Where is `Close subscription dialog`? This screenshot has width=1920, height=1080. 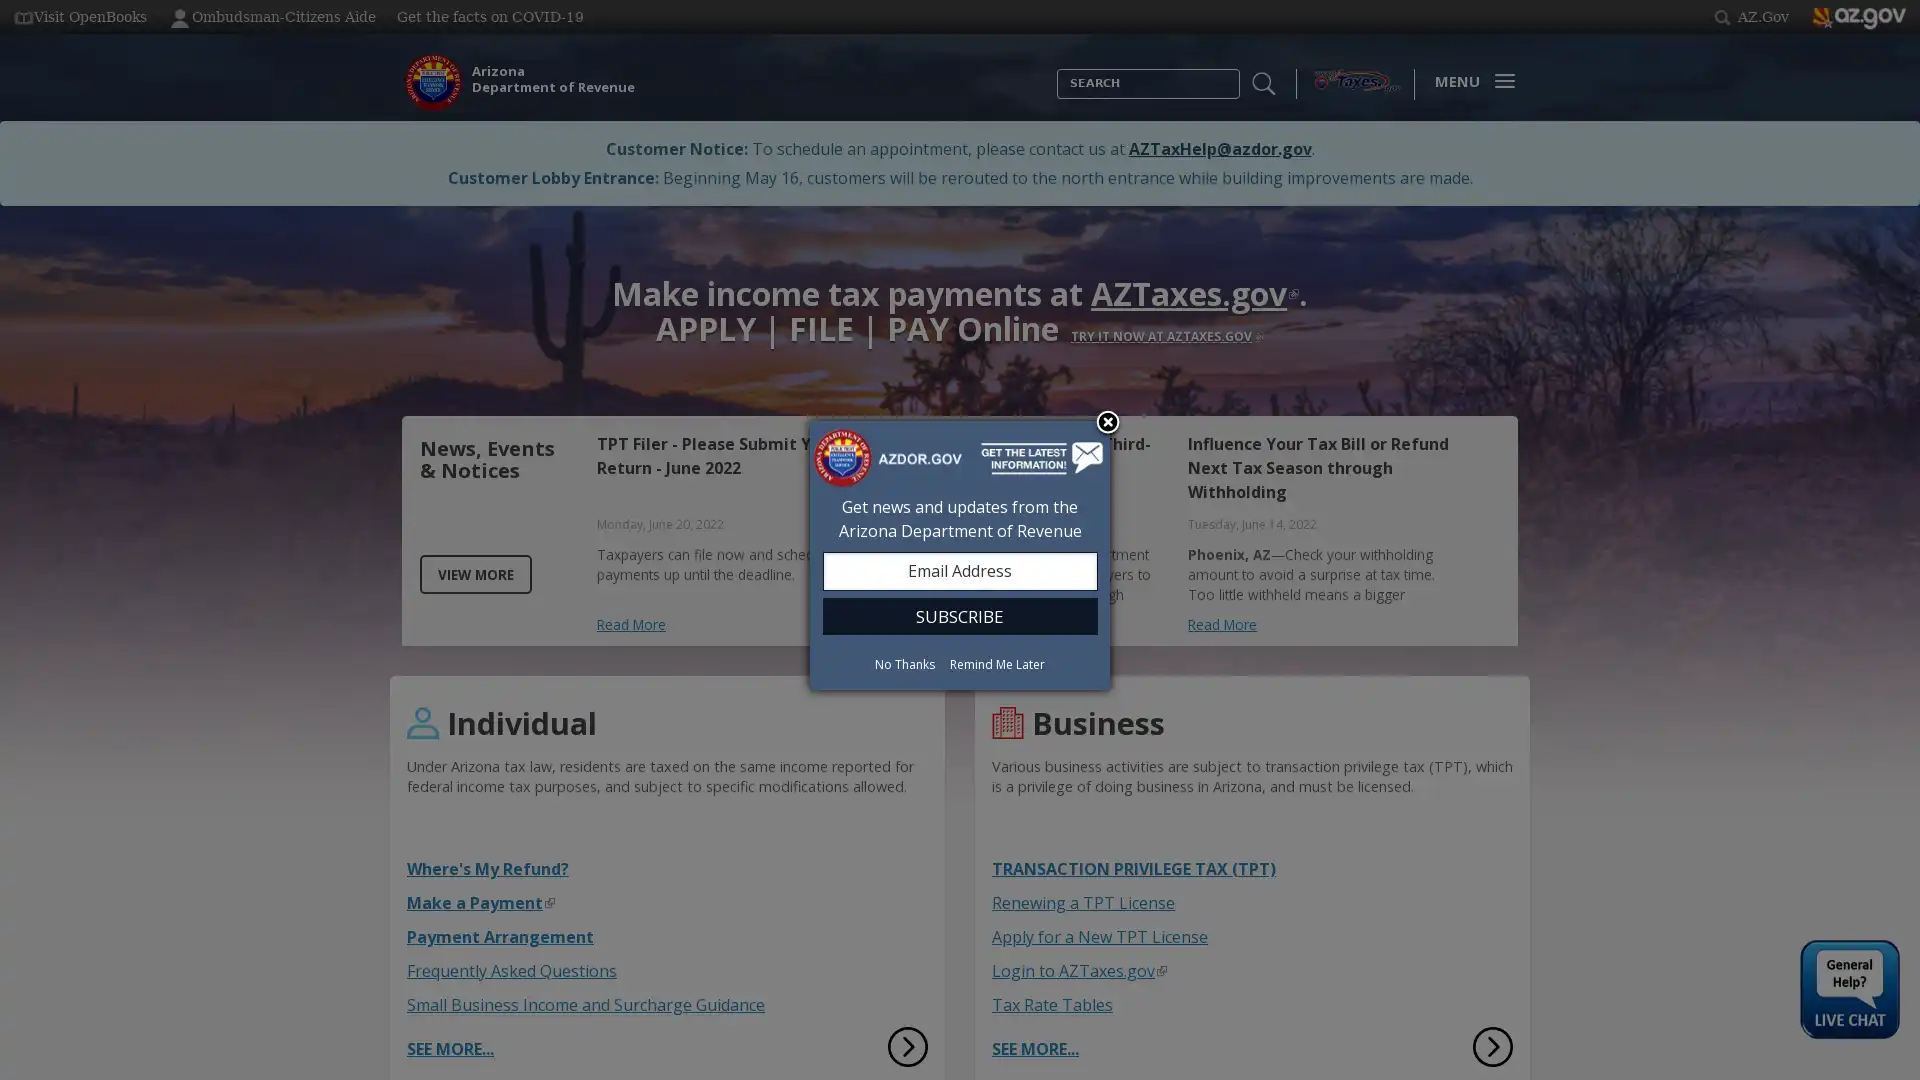
Close subscription dialog is located at coordinates (1106, 422).